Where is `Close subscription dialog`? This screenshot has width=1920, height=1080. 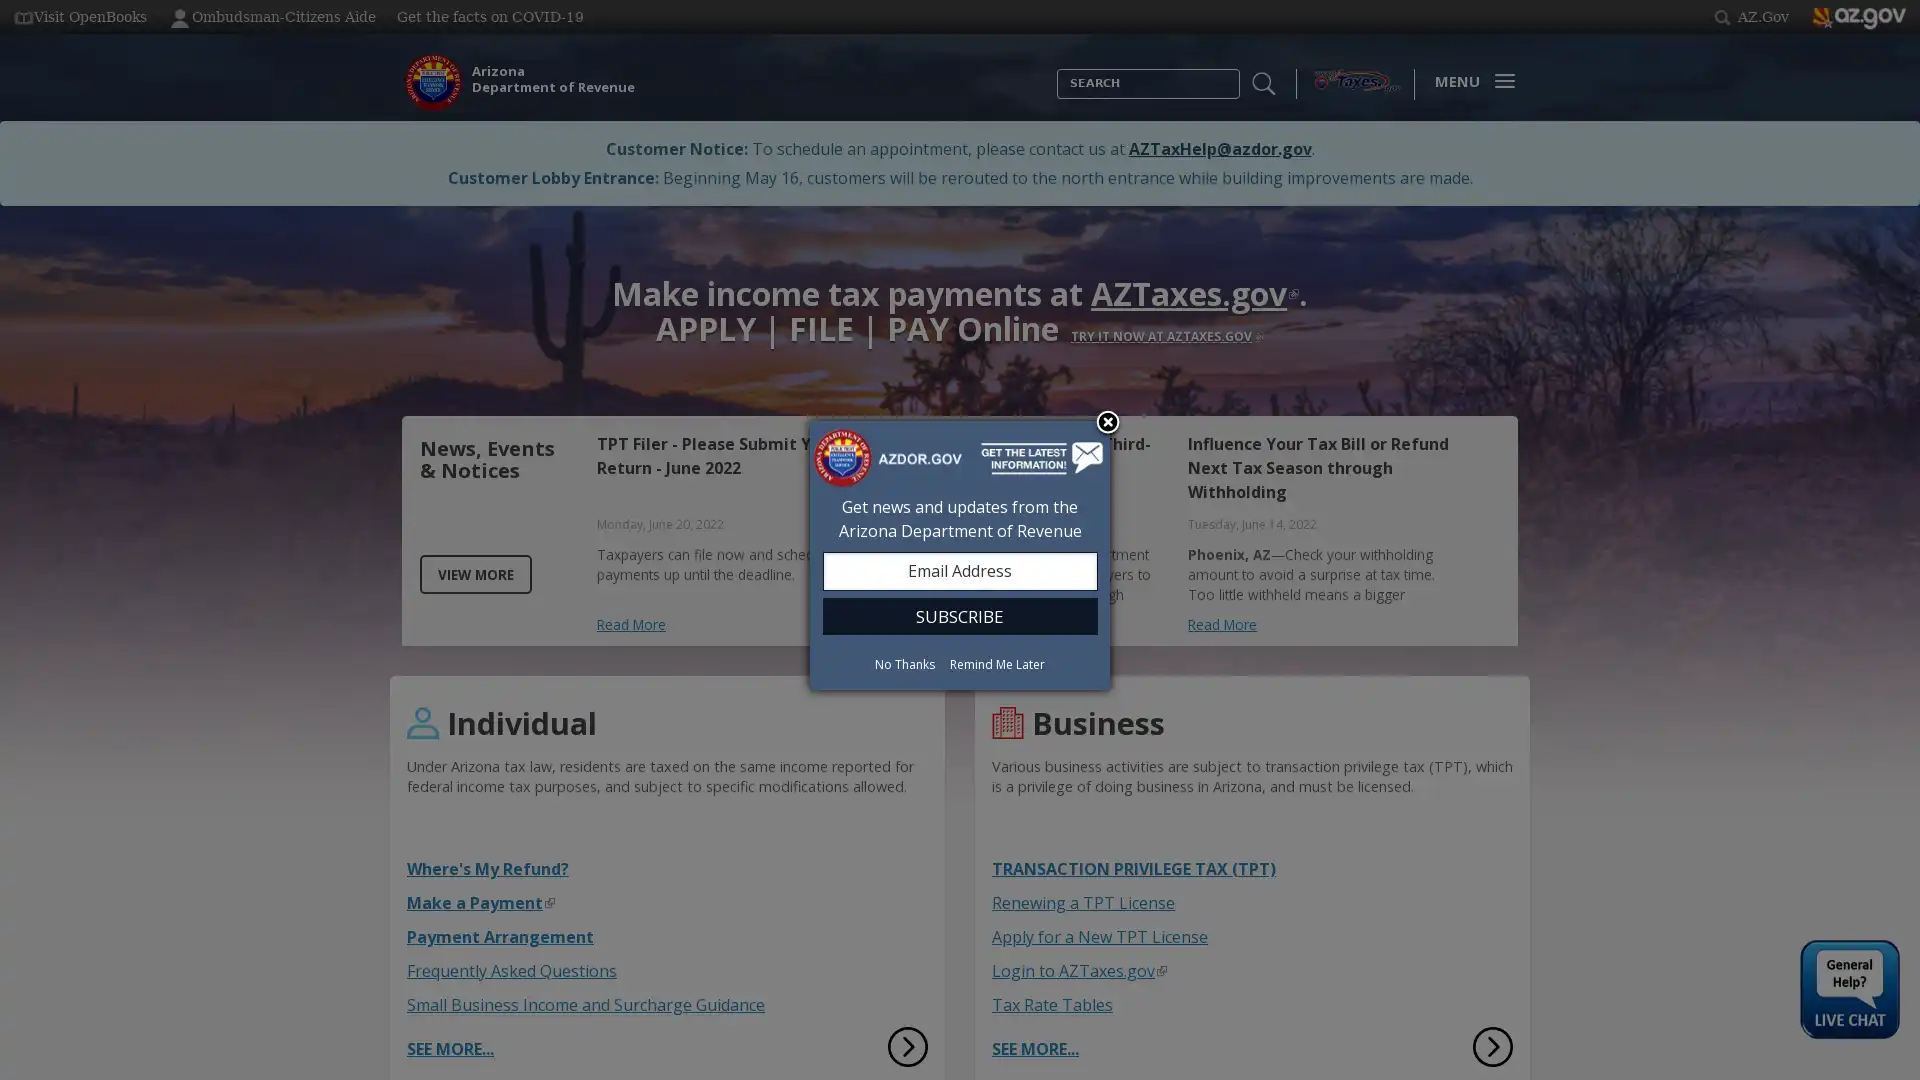
Close subscription dialog is located at coordinates (1106, 422).